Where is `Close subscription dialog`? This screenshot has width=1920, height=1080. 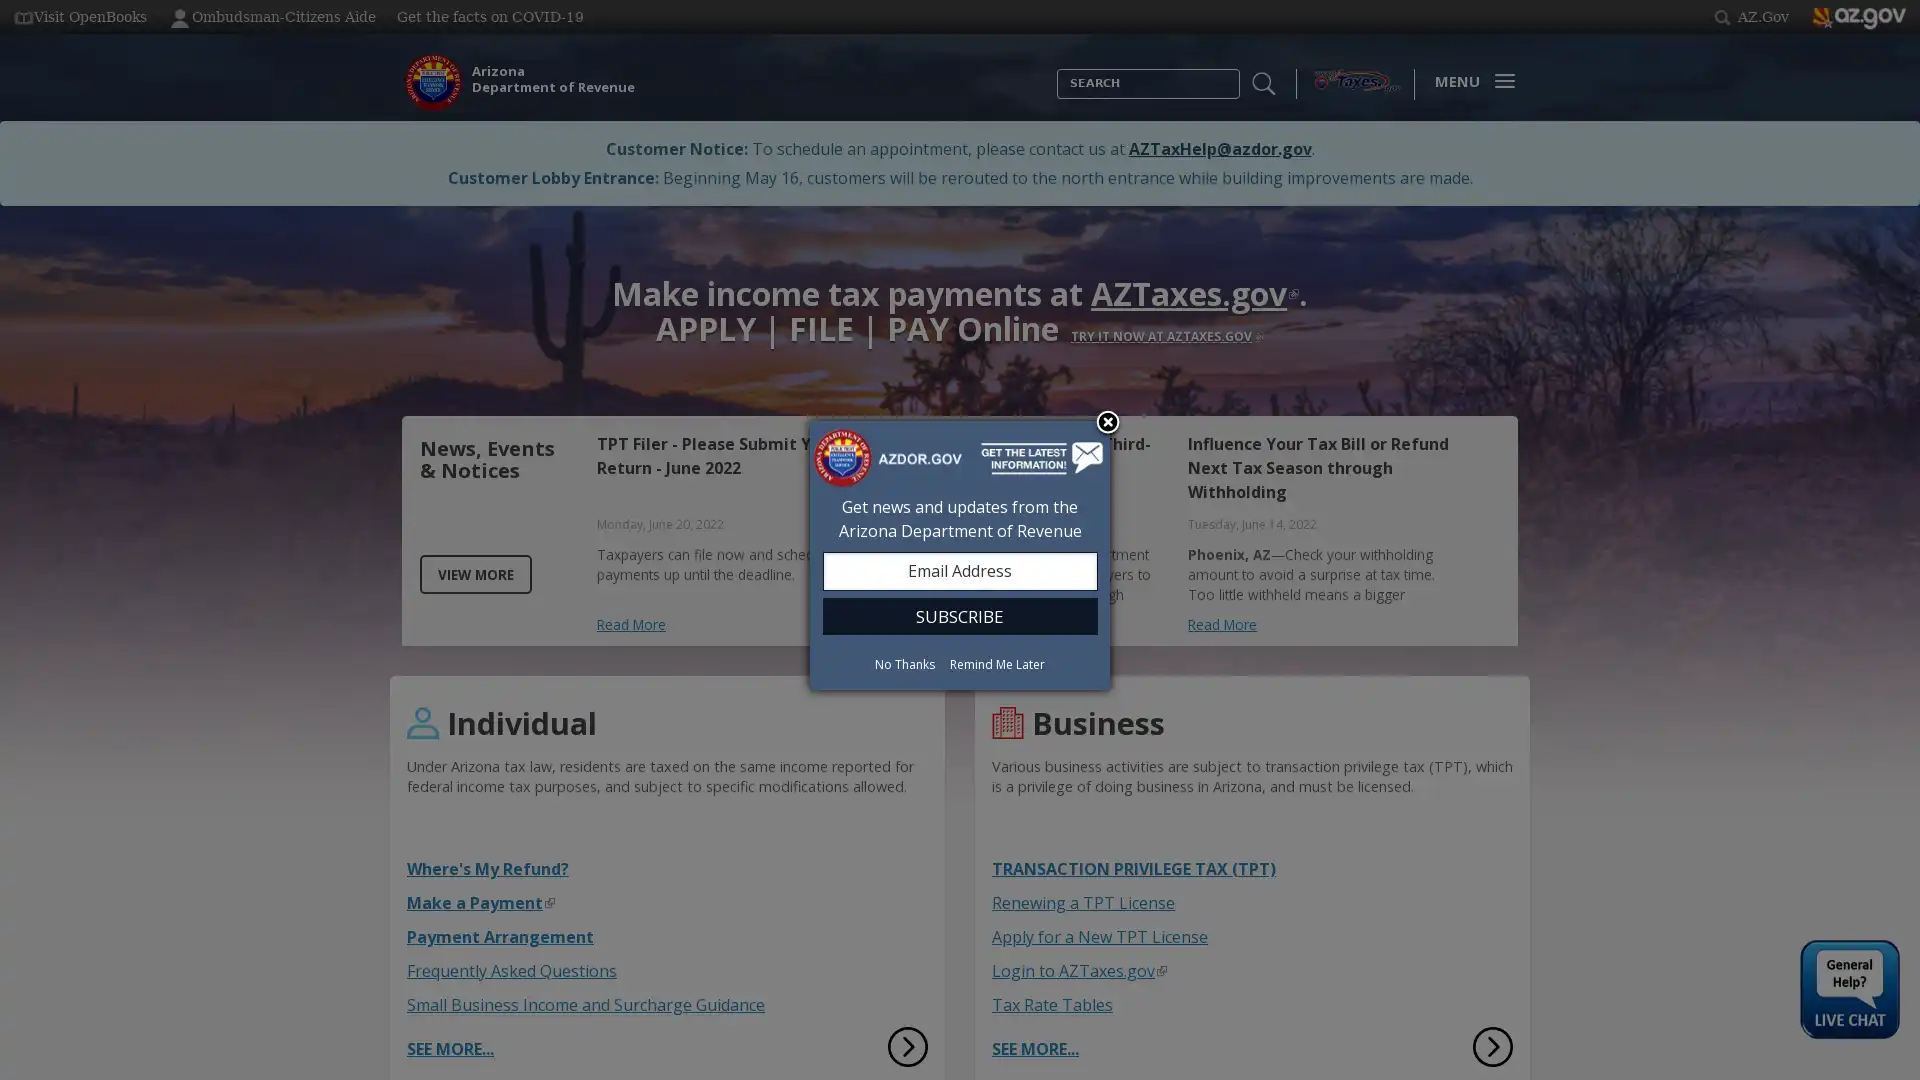
Close subscription dialog is located at coordinates (1106, 422).